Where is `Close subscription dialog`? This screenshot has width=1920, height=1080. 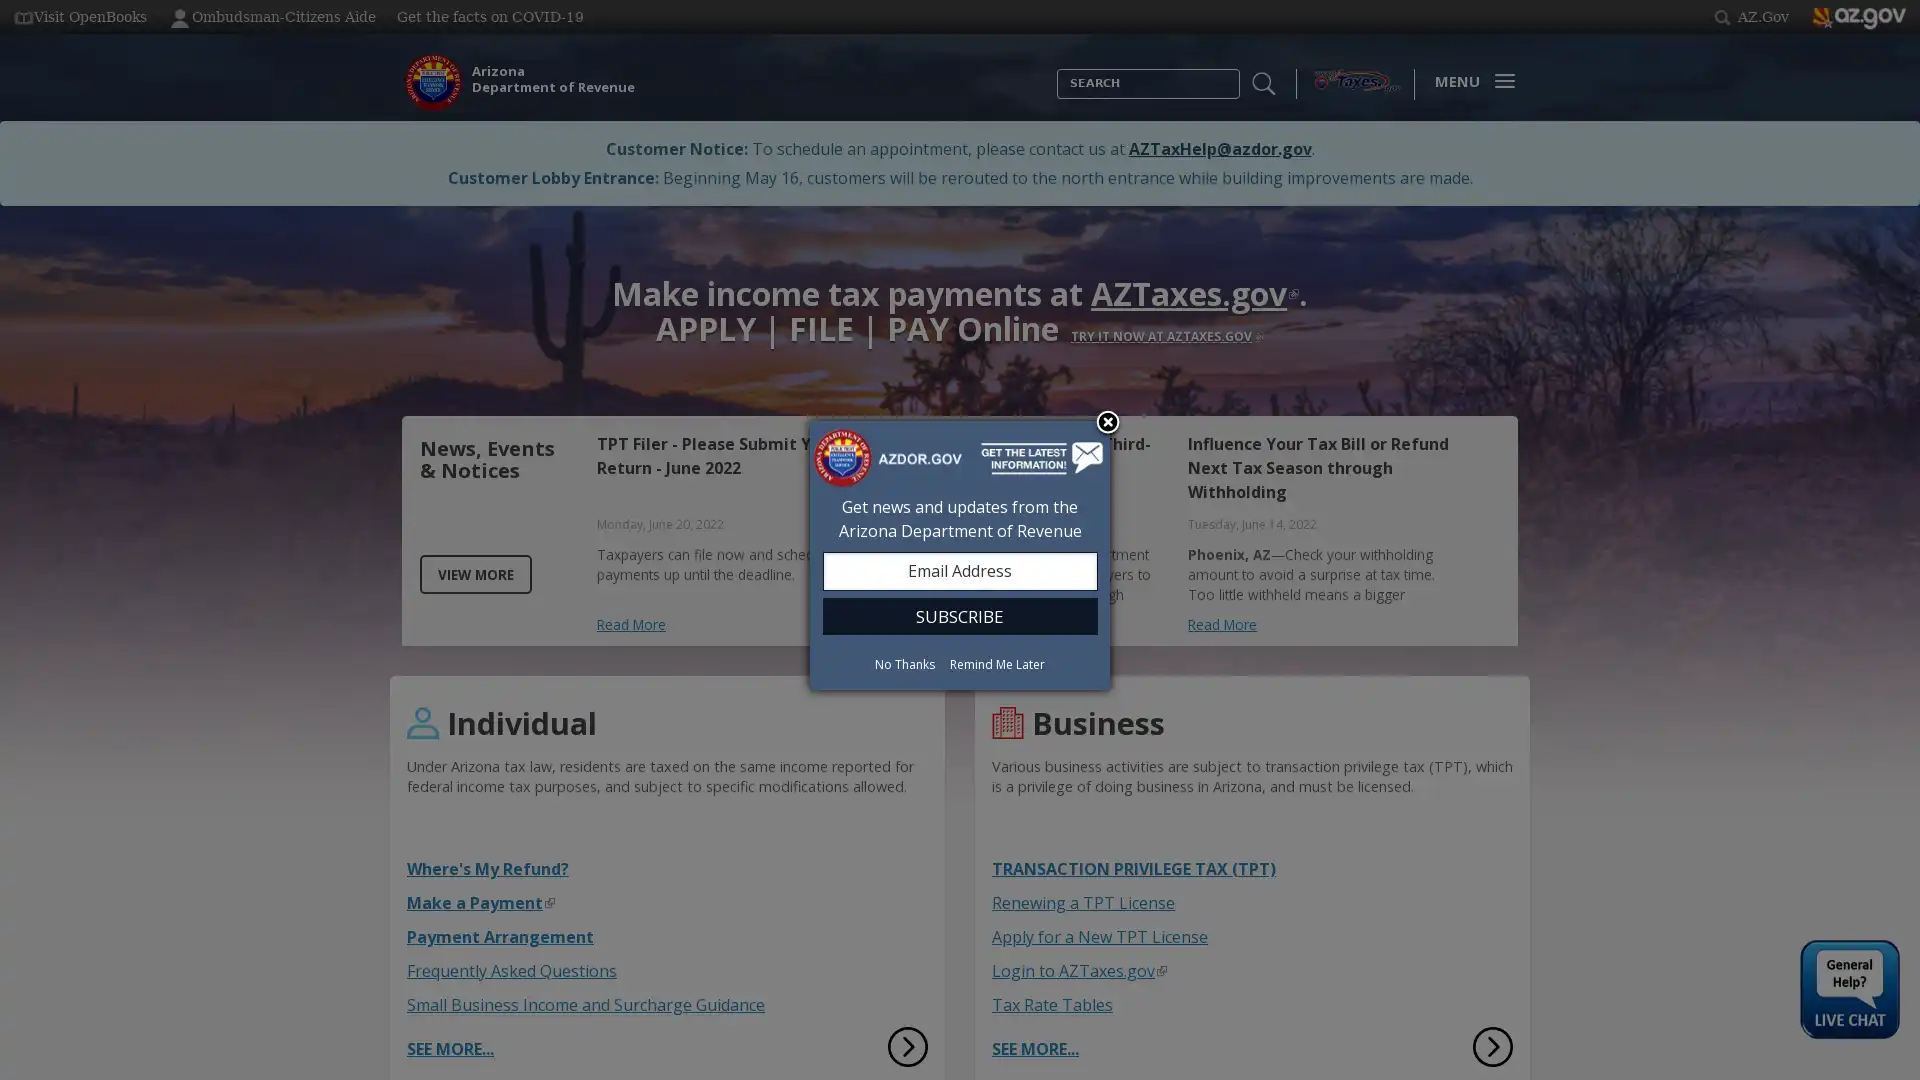
Close subscription dialog is located at coordinates (1106, 422).